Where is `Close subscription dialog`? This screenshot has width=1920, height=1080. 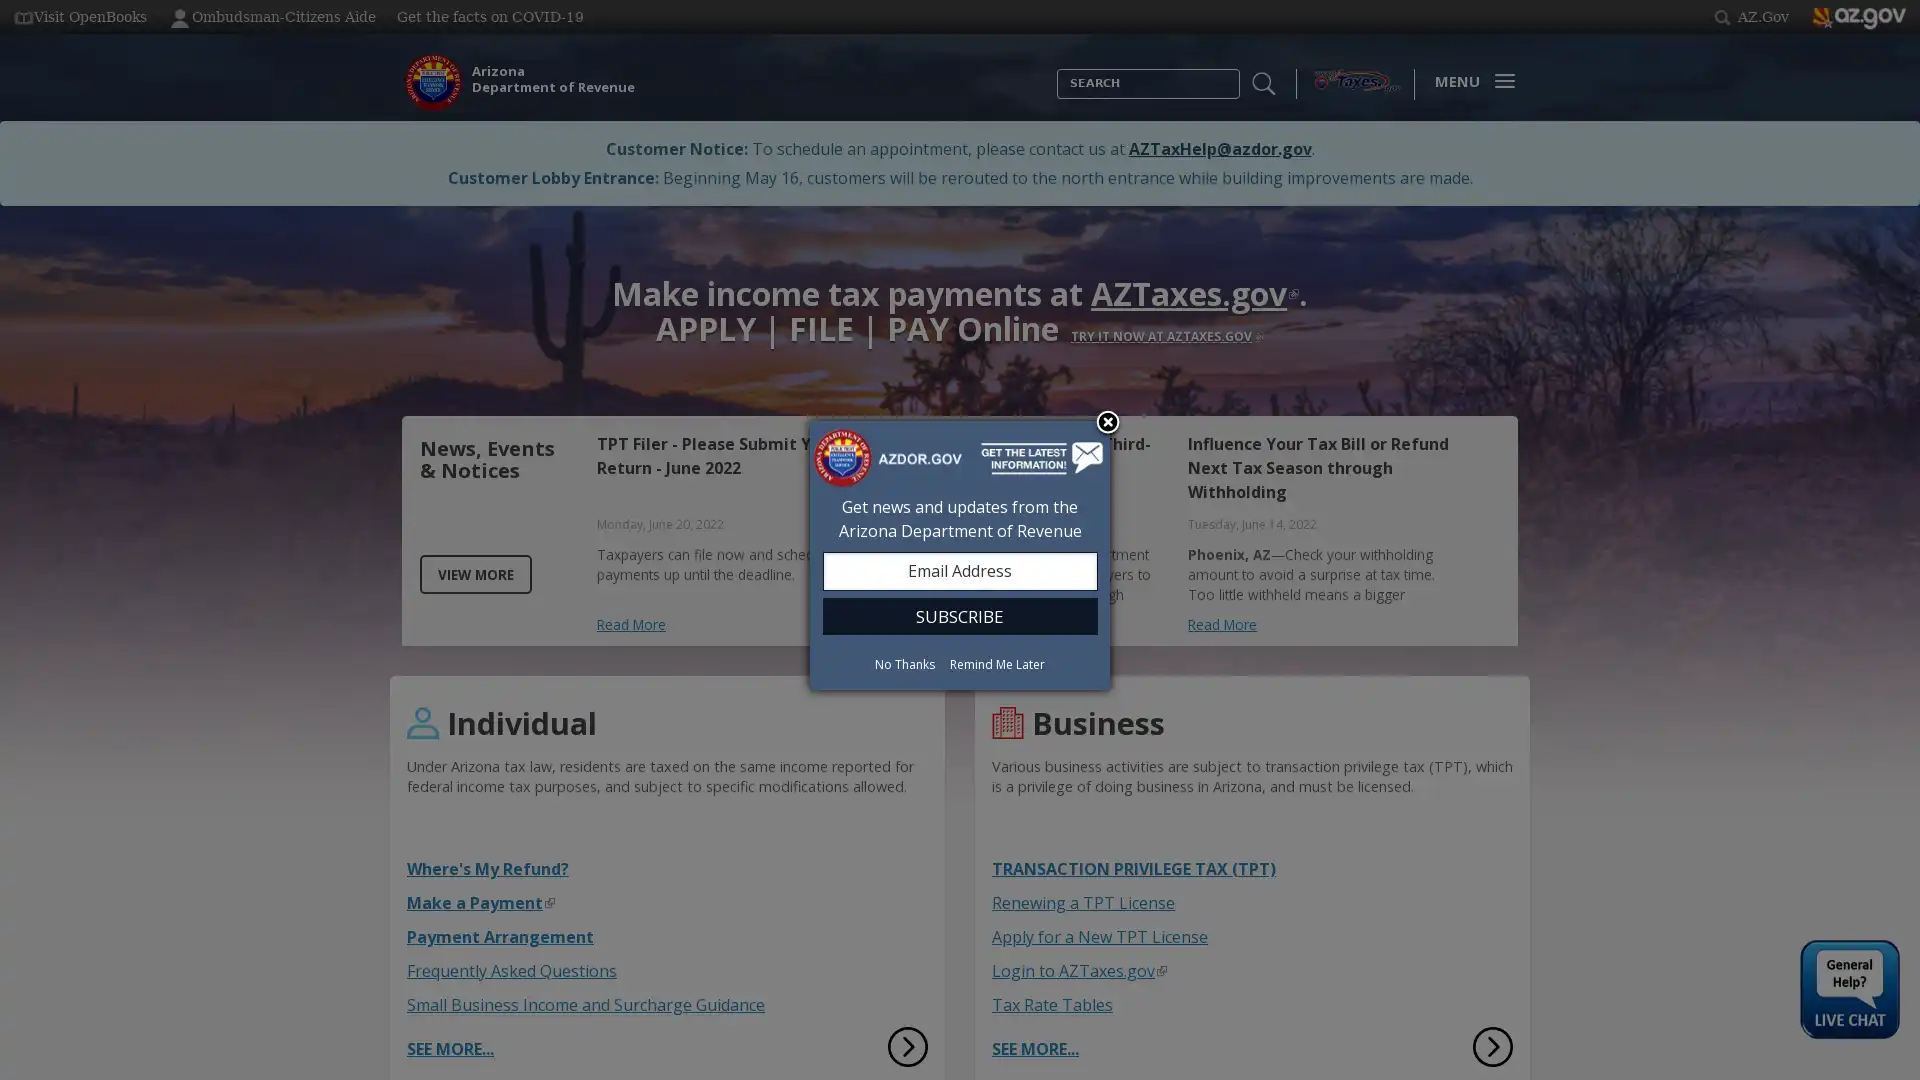
Close subscription dialog is located at coordinates (1106, 422).